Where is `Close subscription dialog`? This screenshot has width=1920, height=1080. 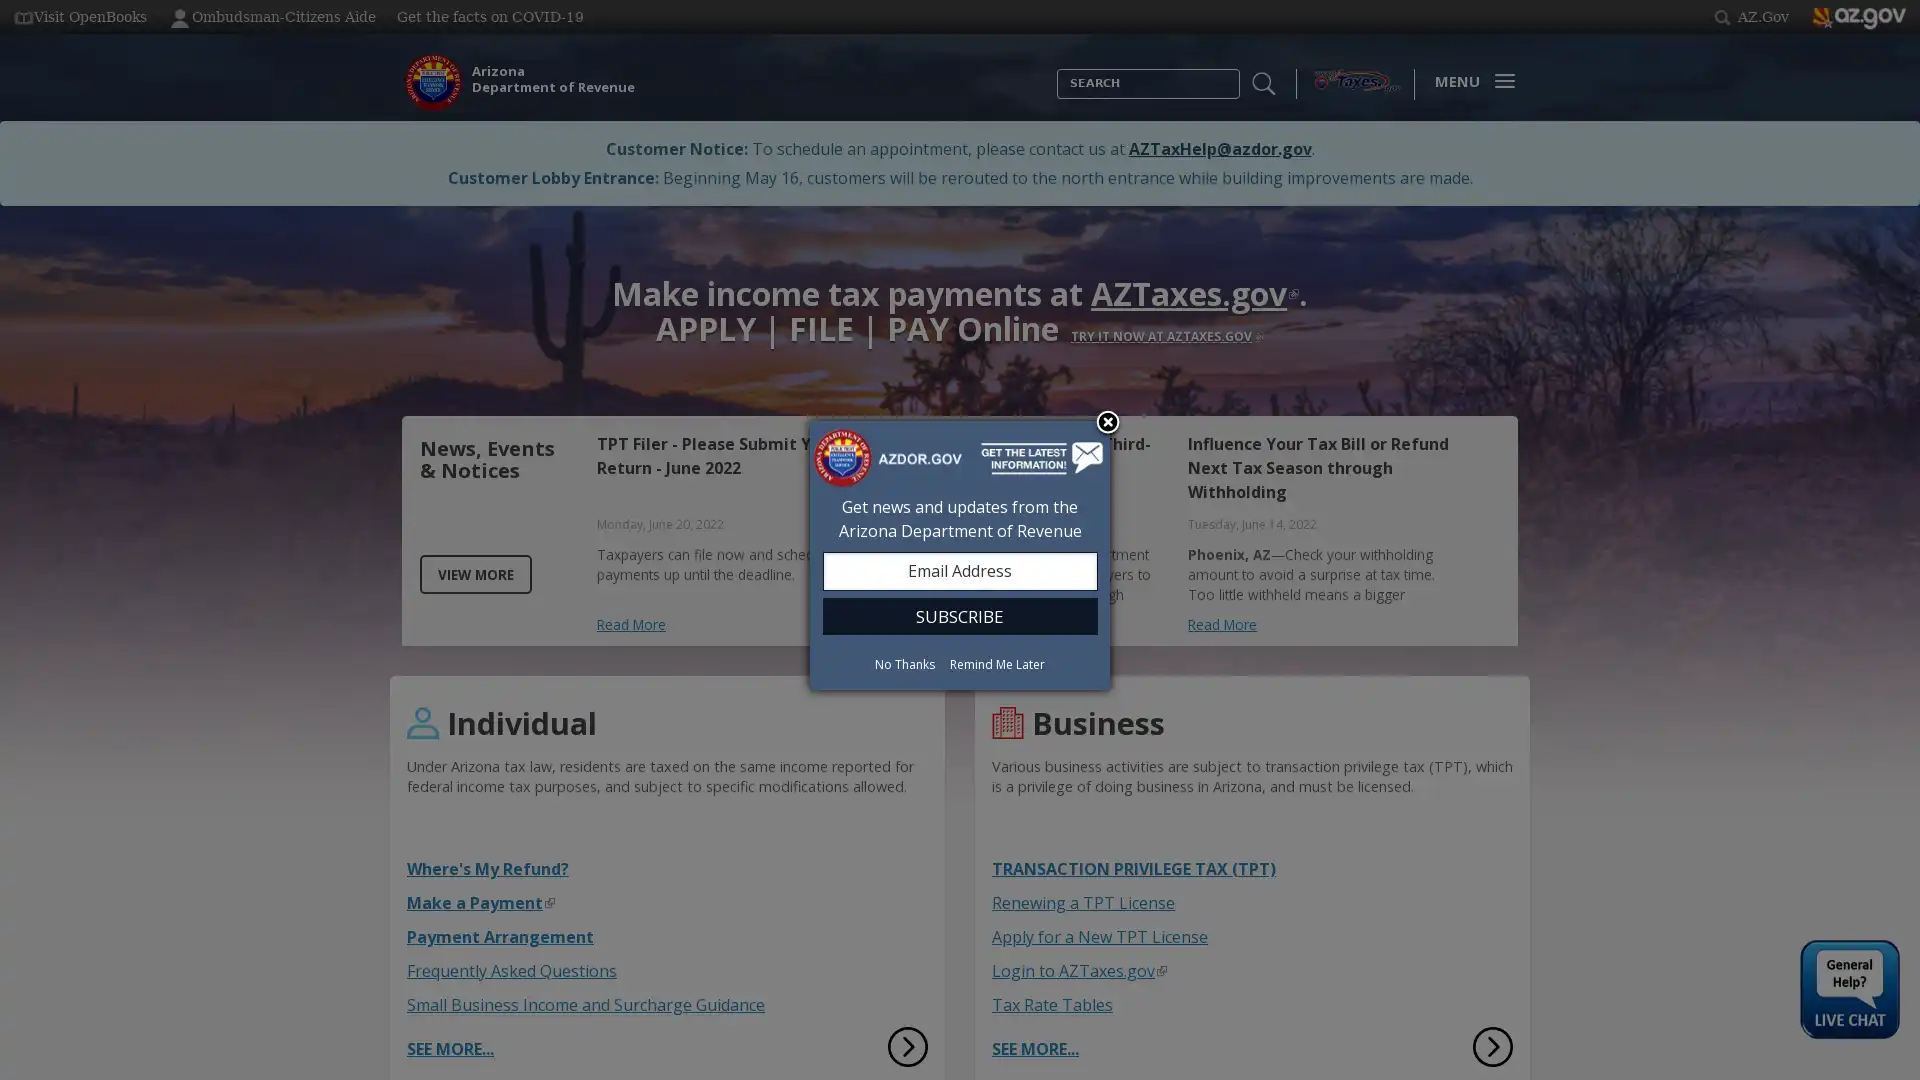
Close subscription dialog is located at coordinates (1106, 422).